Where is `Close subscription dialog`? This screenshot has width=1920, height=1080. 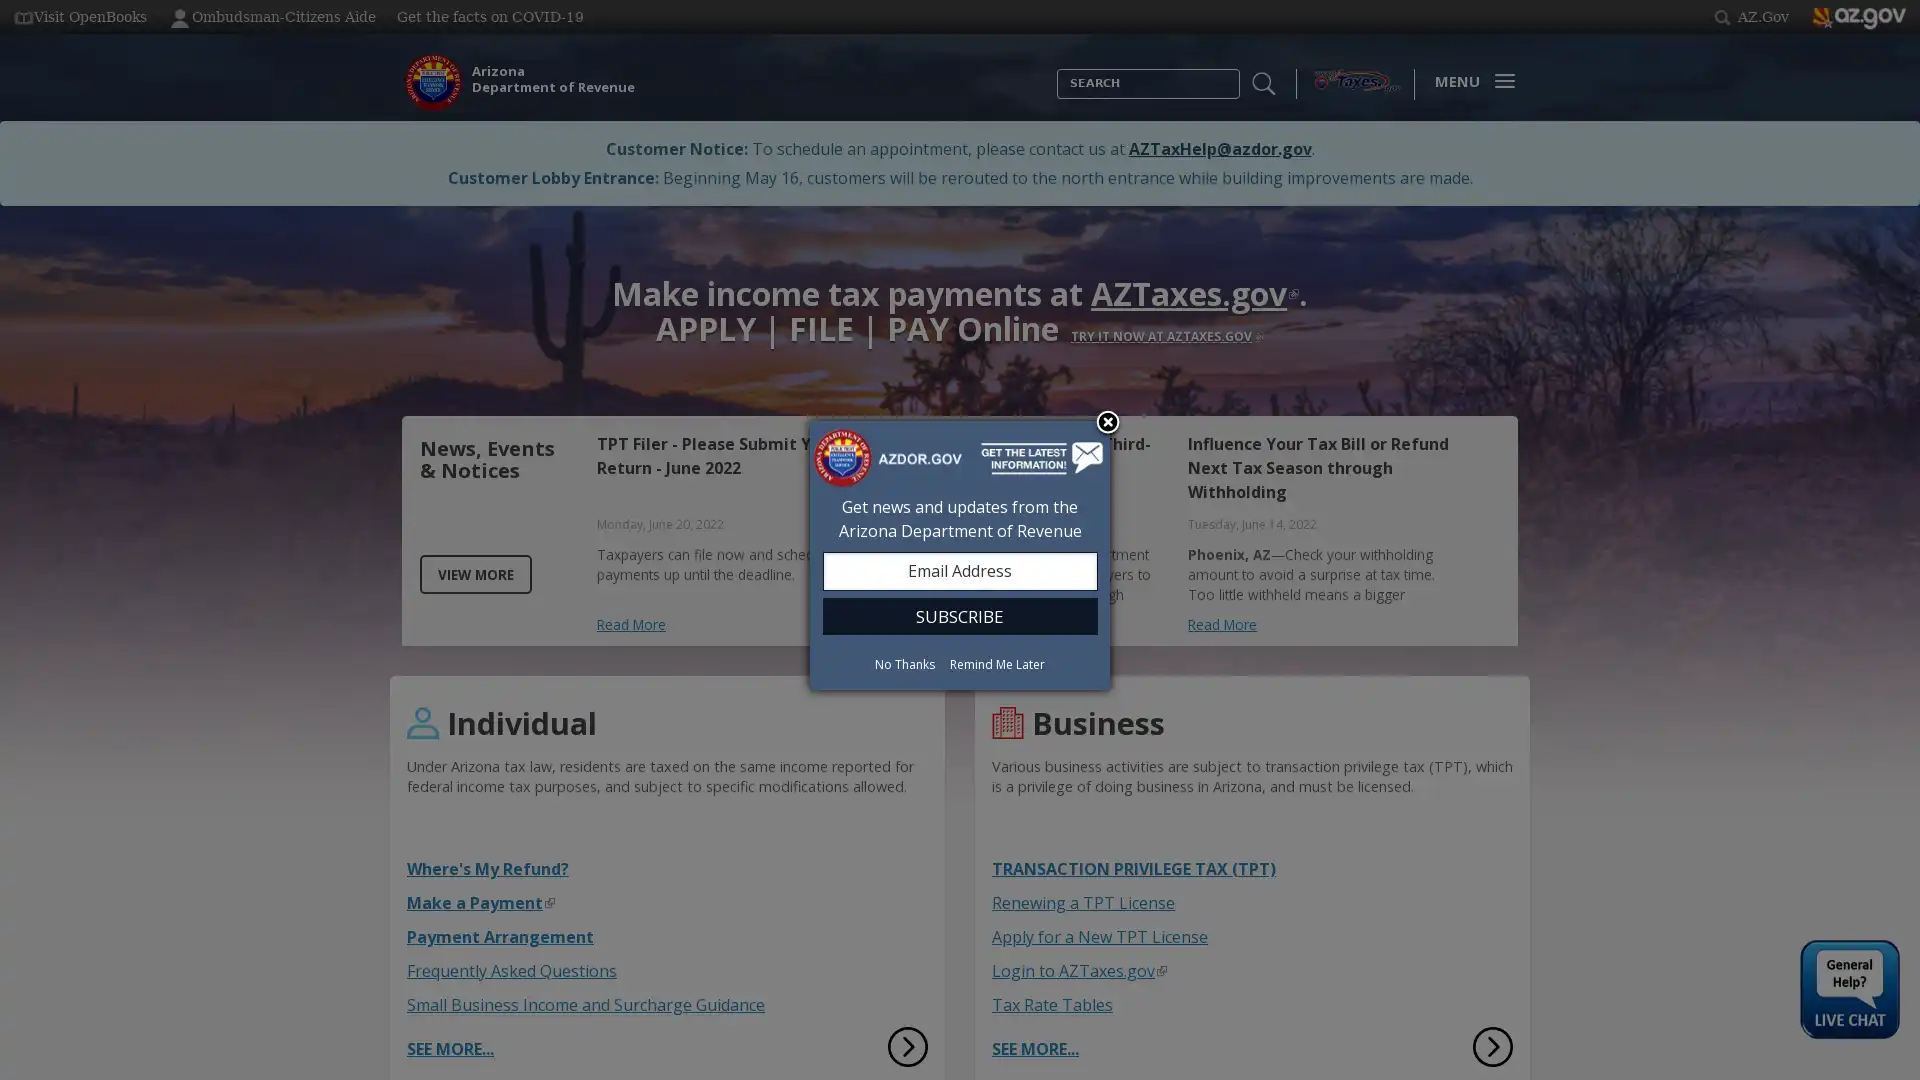
Close subscription dialog is located at coordinates (1106, 422).